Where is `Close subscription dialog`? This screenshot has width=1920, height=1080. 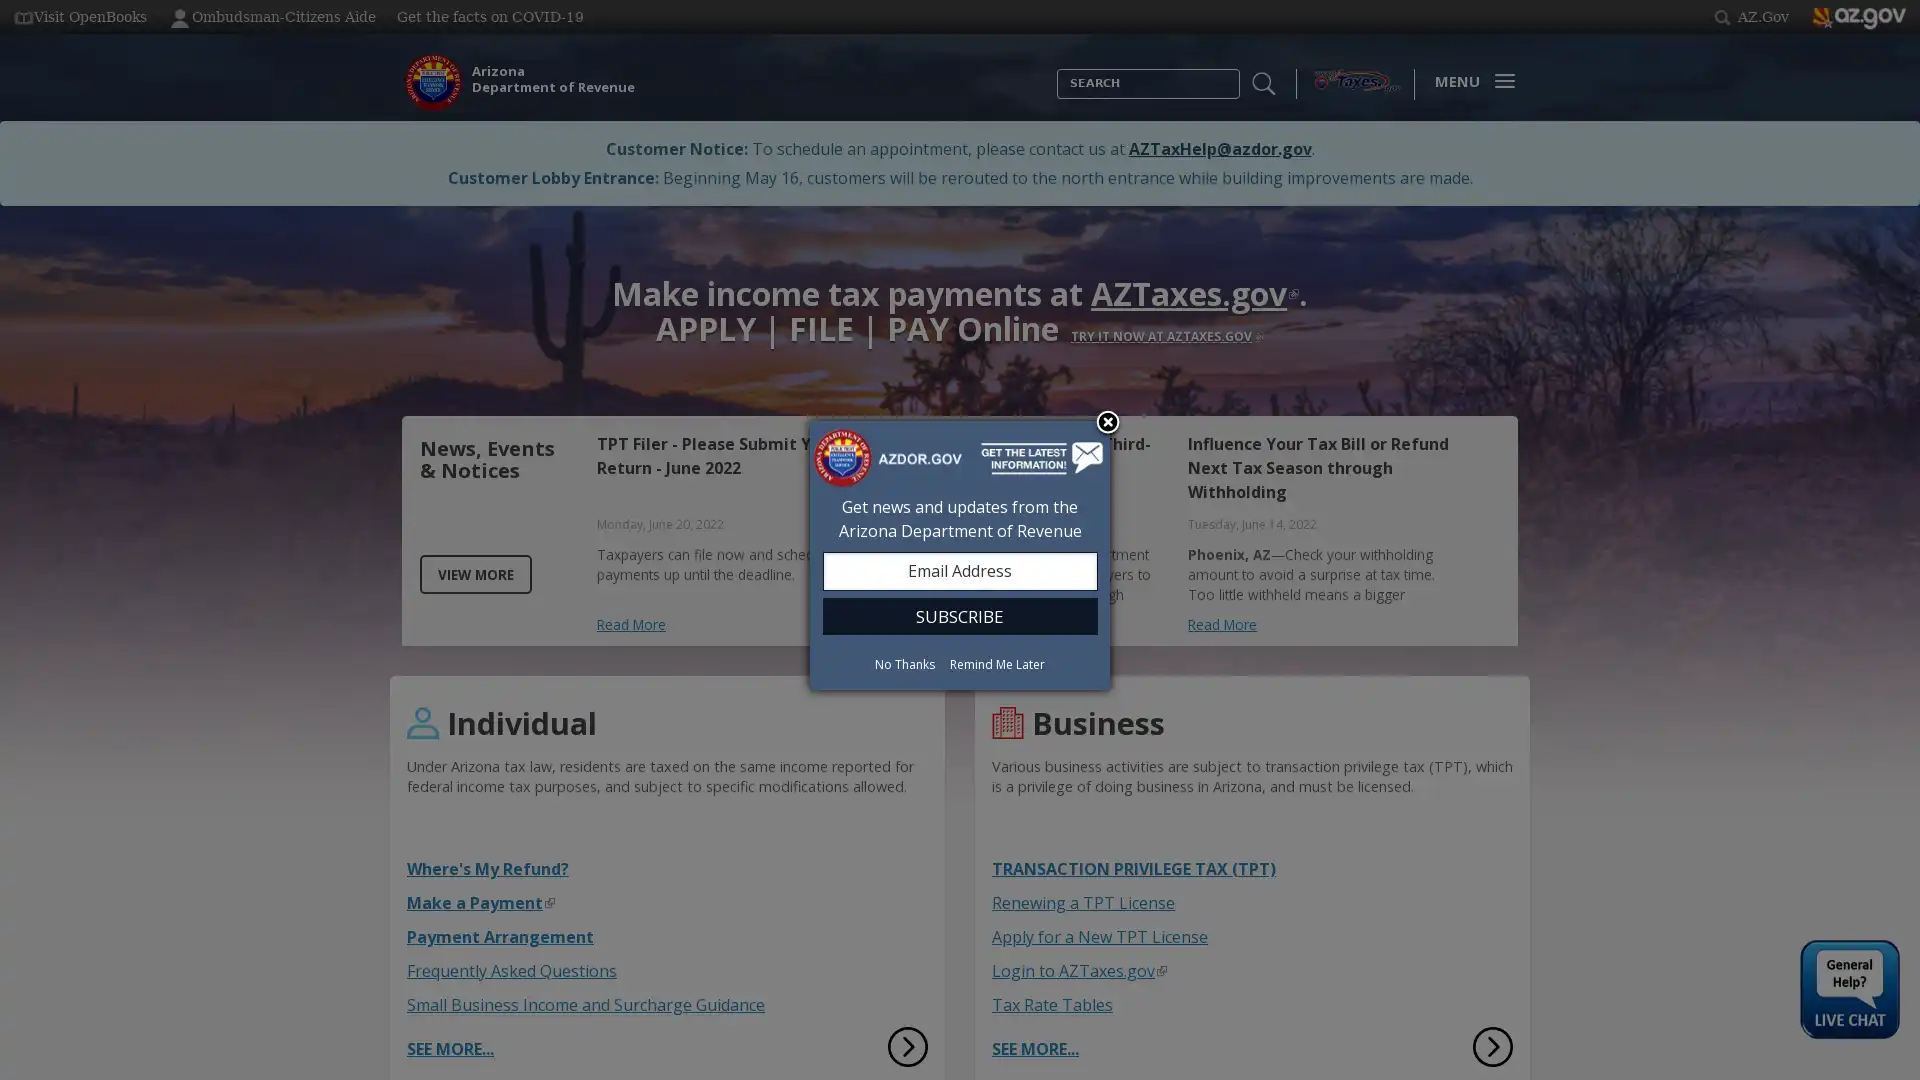
Close subscription dialog is located at coordinates (1106, 422).